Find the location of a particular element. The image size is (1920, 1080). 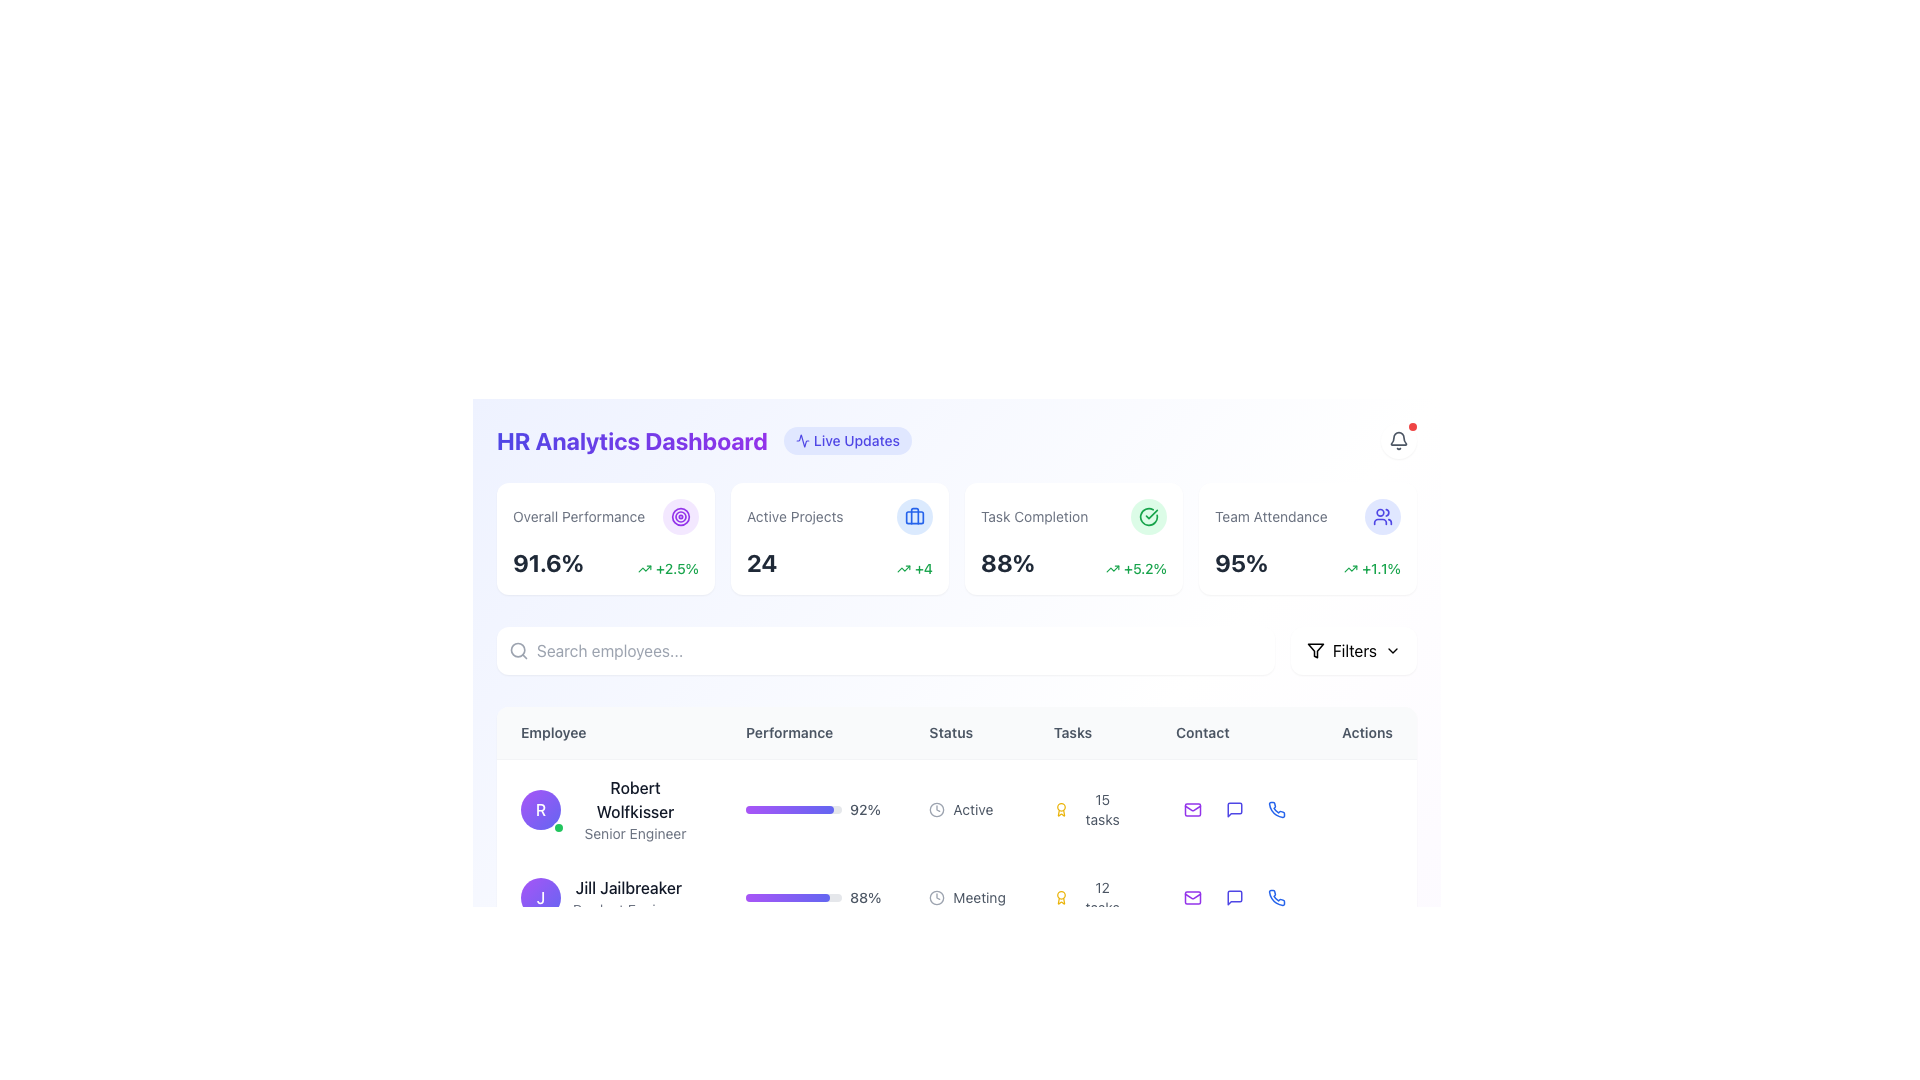

the text display with an avatar icon that shows the user's name is located at coordinates (608, 808).